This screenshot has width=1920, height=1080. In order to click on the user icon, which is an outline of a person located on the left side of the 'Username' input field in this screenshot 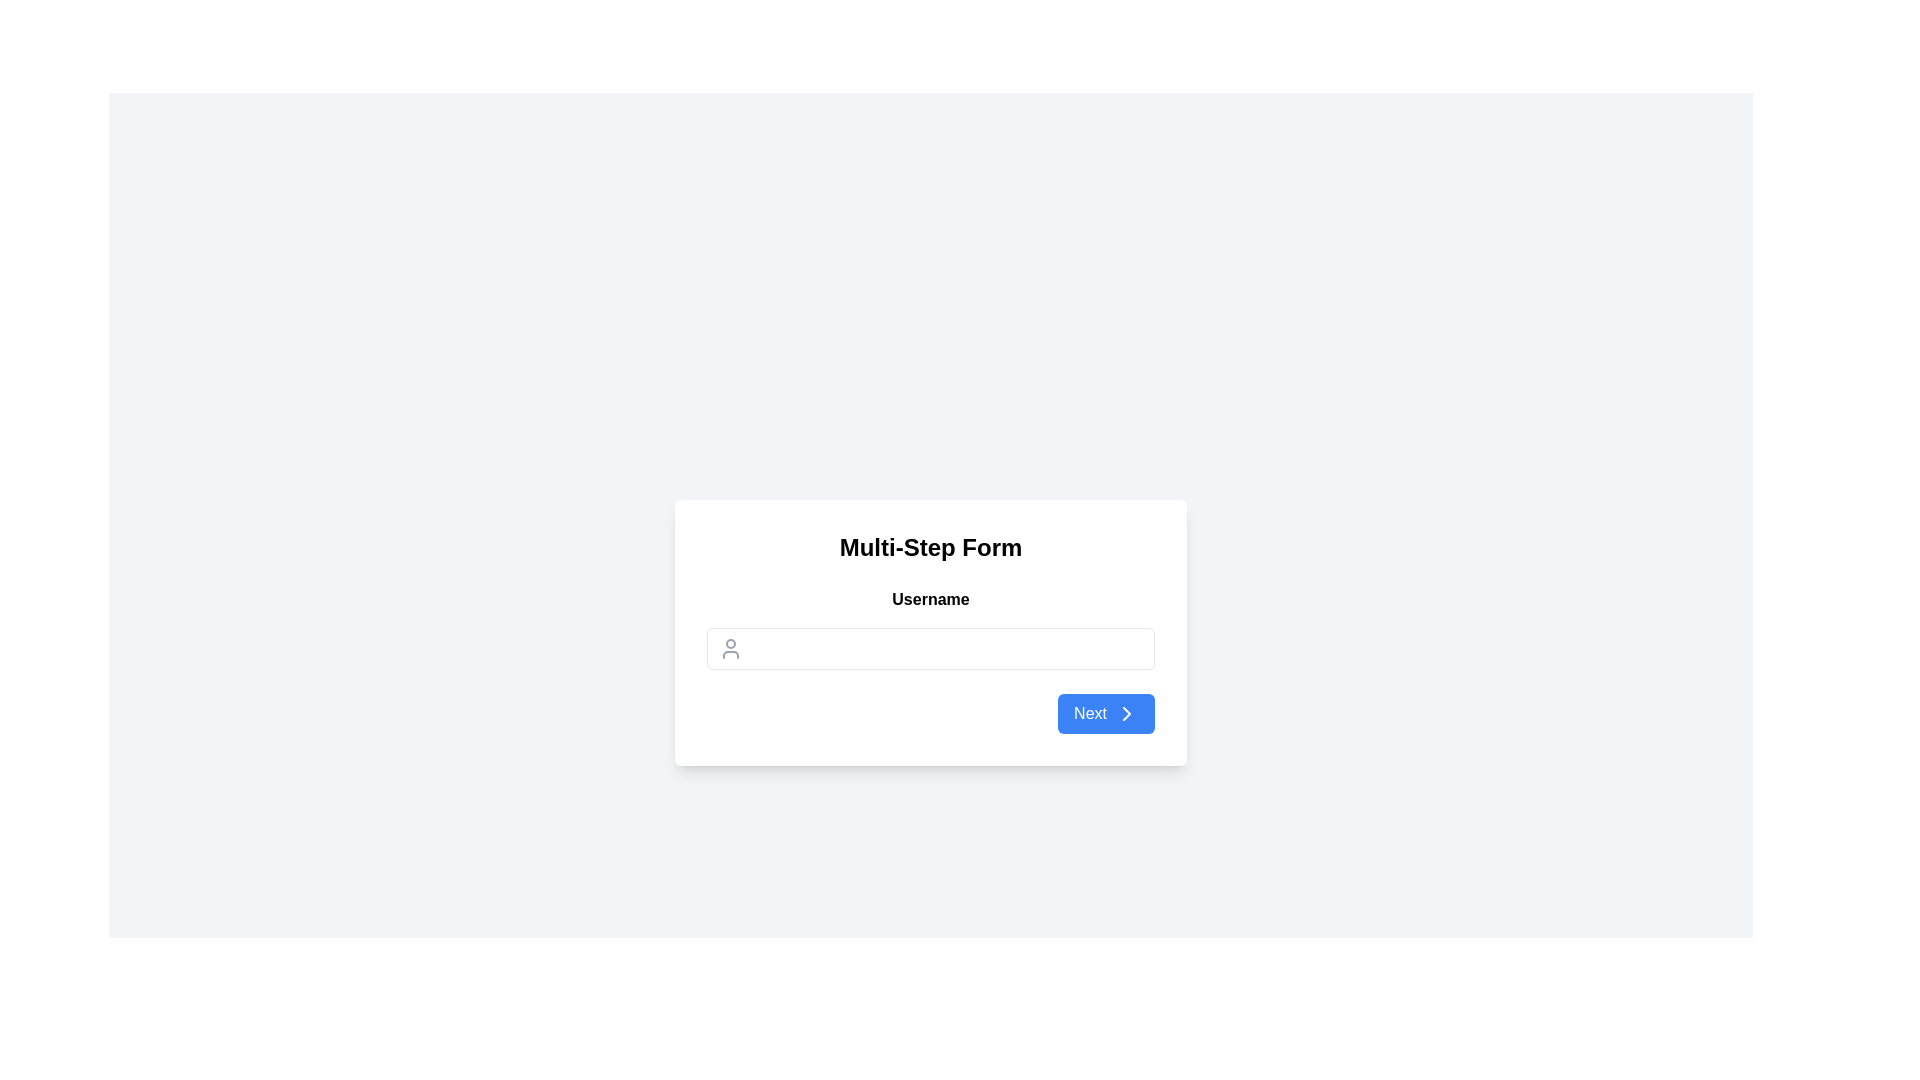, I will do `click(729, 648)`.